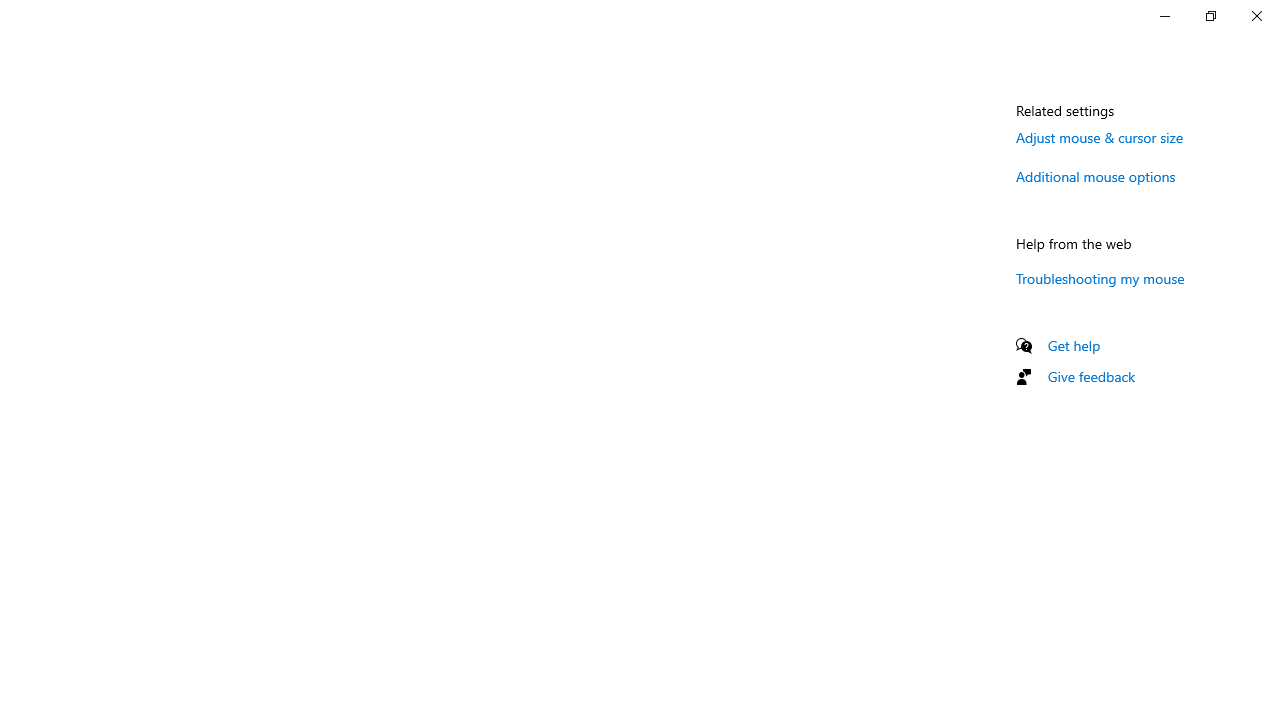  I want to click on 'Restore Settings', so click(1209, 15).